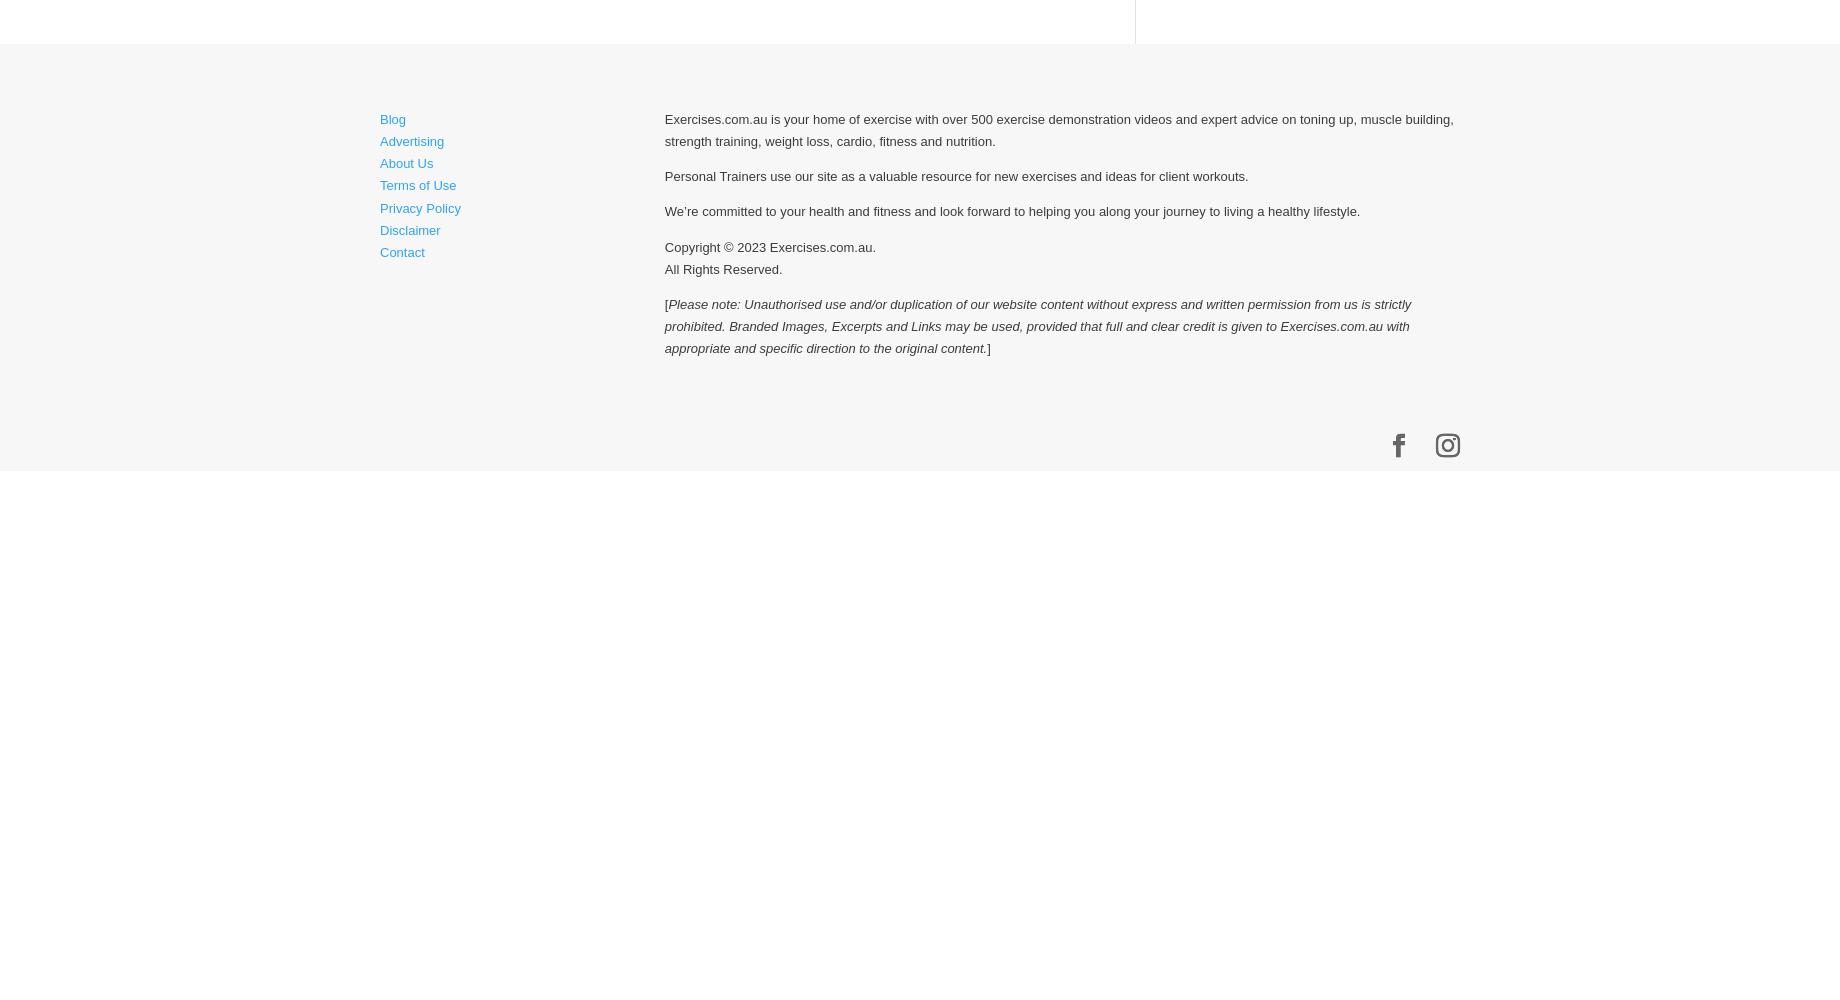 This screenshot has width=1840, height=1000. I want to click on 'Advertising', so click(410, 141).